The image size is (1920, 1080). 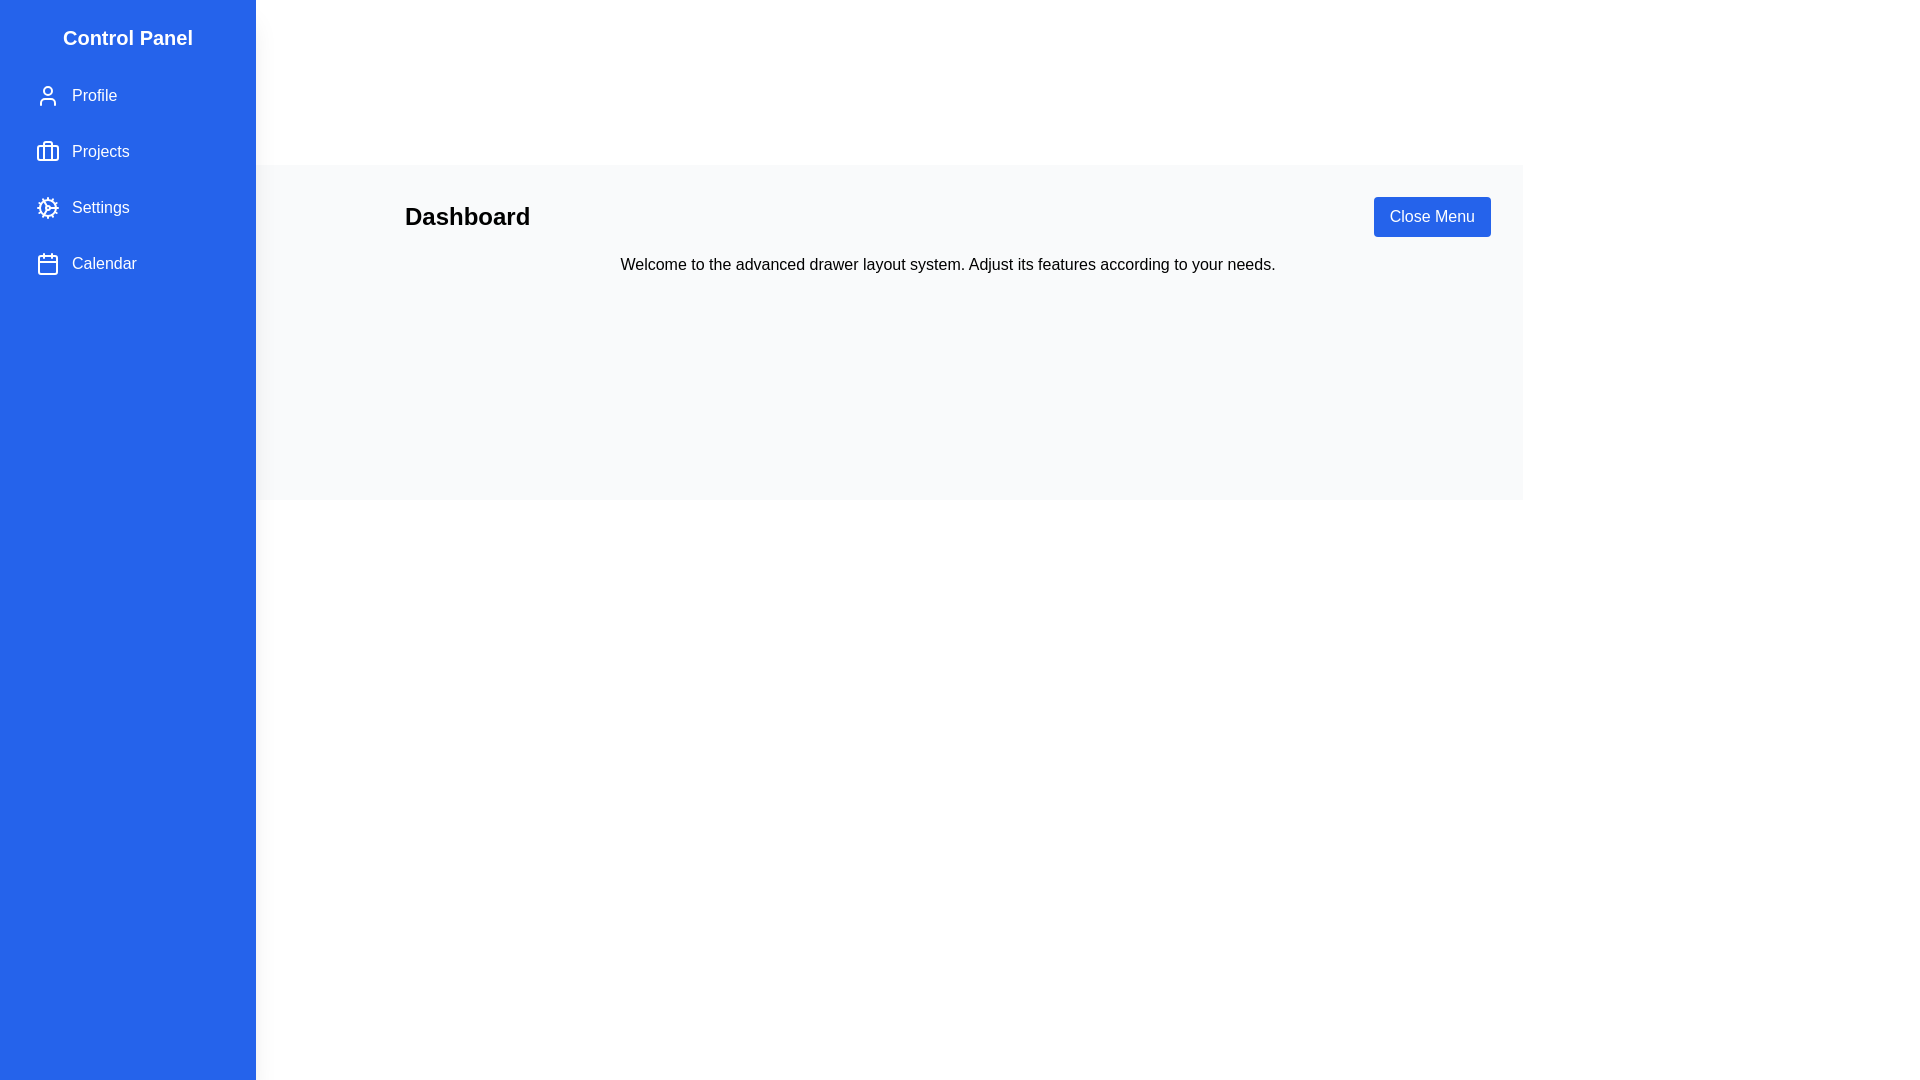 What do you see at coordinates (103, 262) in the screenshot?
I see `the 'Calendar' text label, which is the fourth item in the vertical menu on the left-hand side` at bounding box center [103, 262].